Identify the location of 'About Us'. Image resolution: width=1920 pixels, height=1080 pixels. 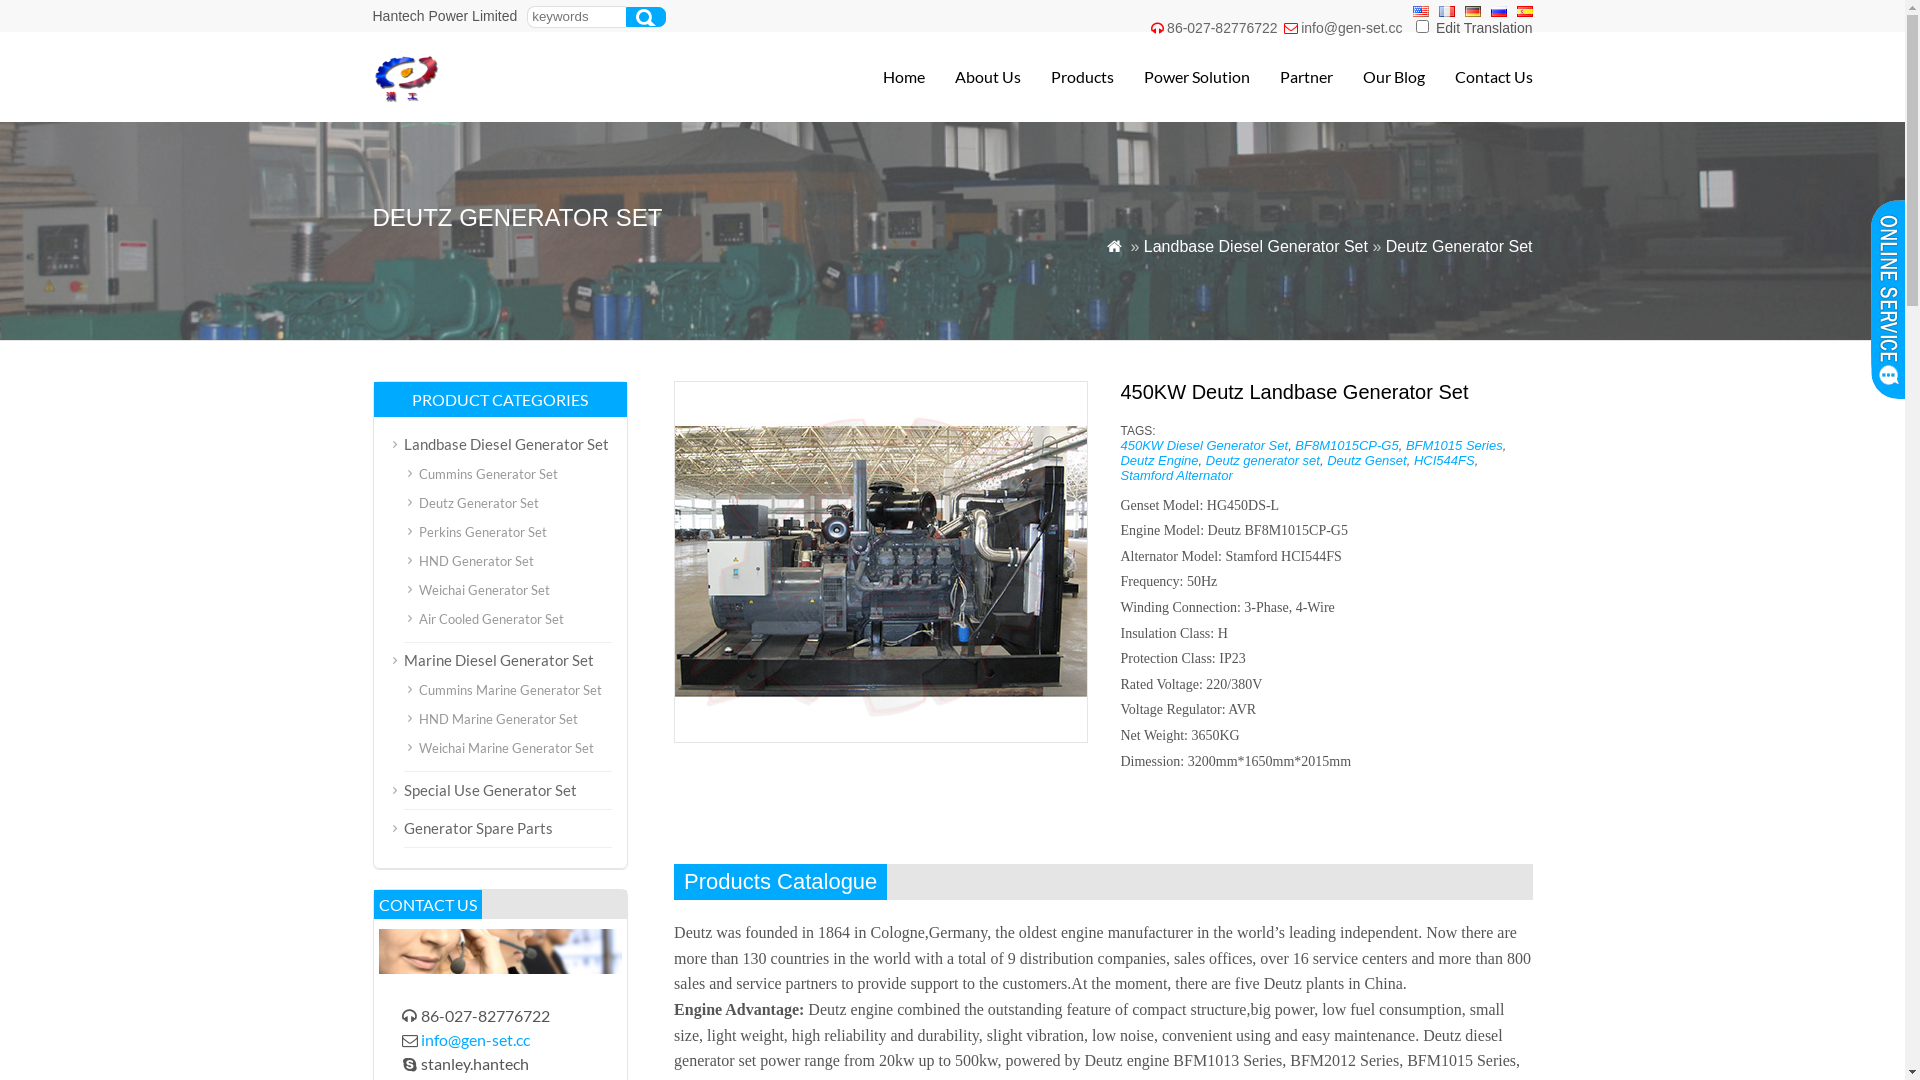
(971, 76).